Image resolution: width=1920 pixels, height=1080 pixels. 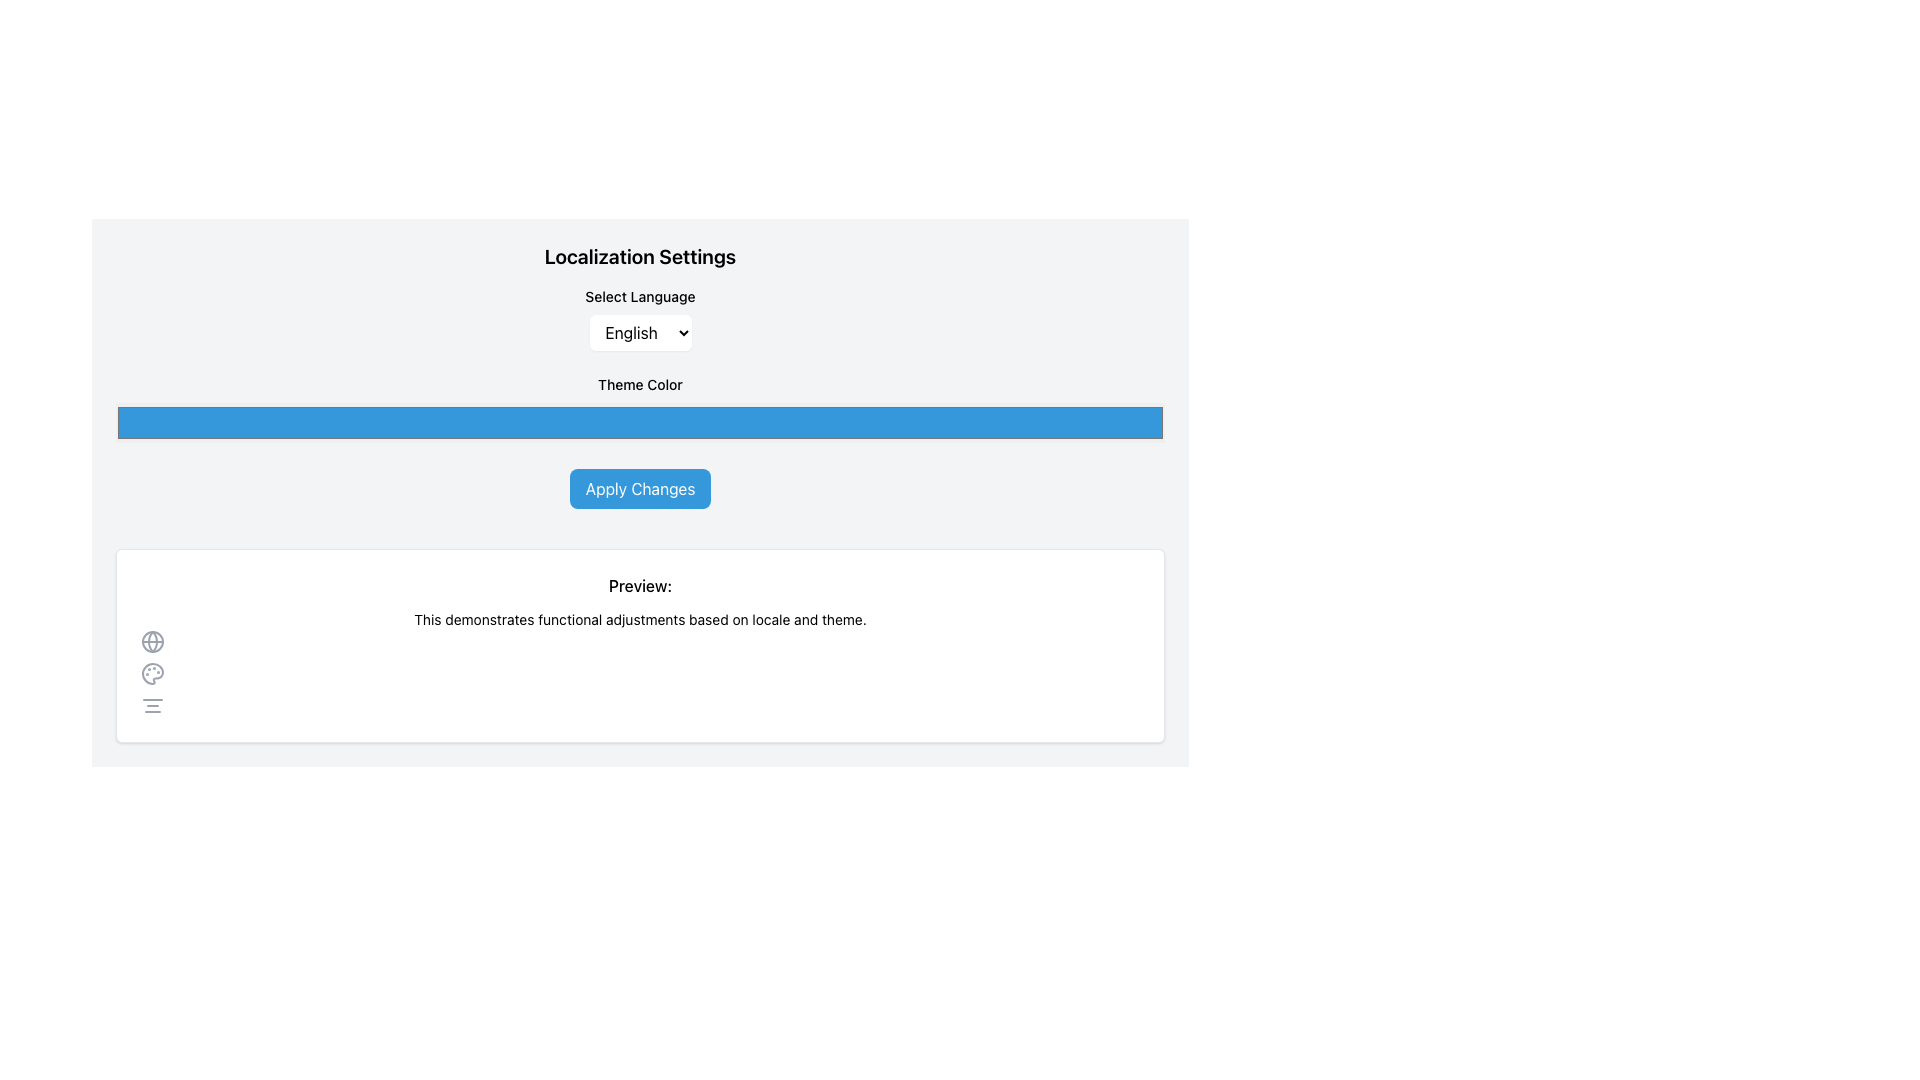 What do you see at coordinates (152, 674) in the screenshot?
I see `the decorative palette icon located in the 'Preview' section, positioned below the globe icon and above the hamburger menu icon` at bounding box center [152, 674].